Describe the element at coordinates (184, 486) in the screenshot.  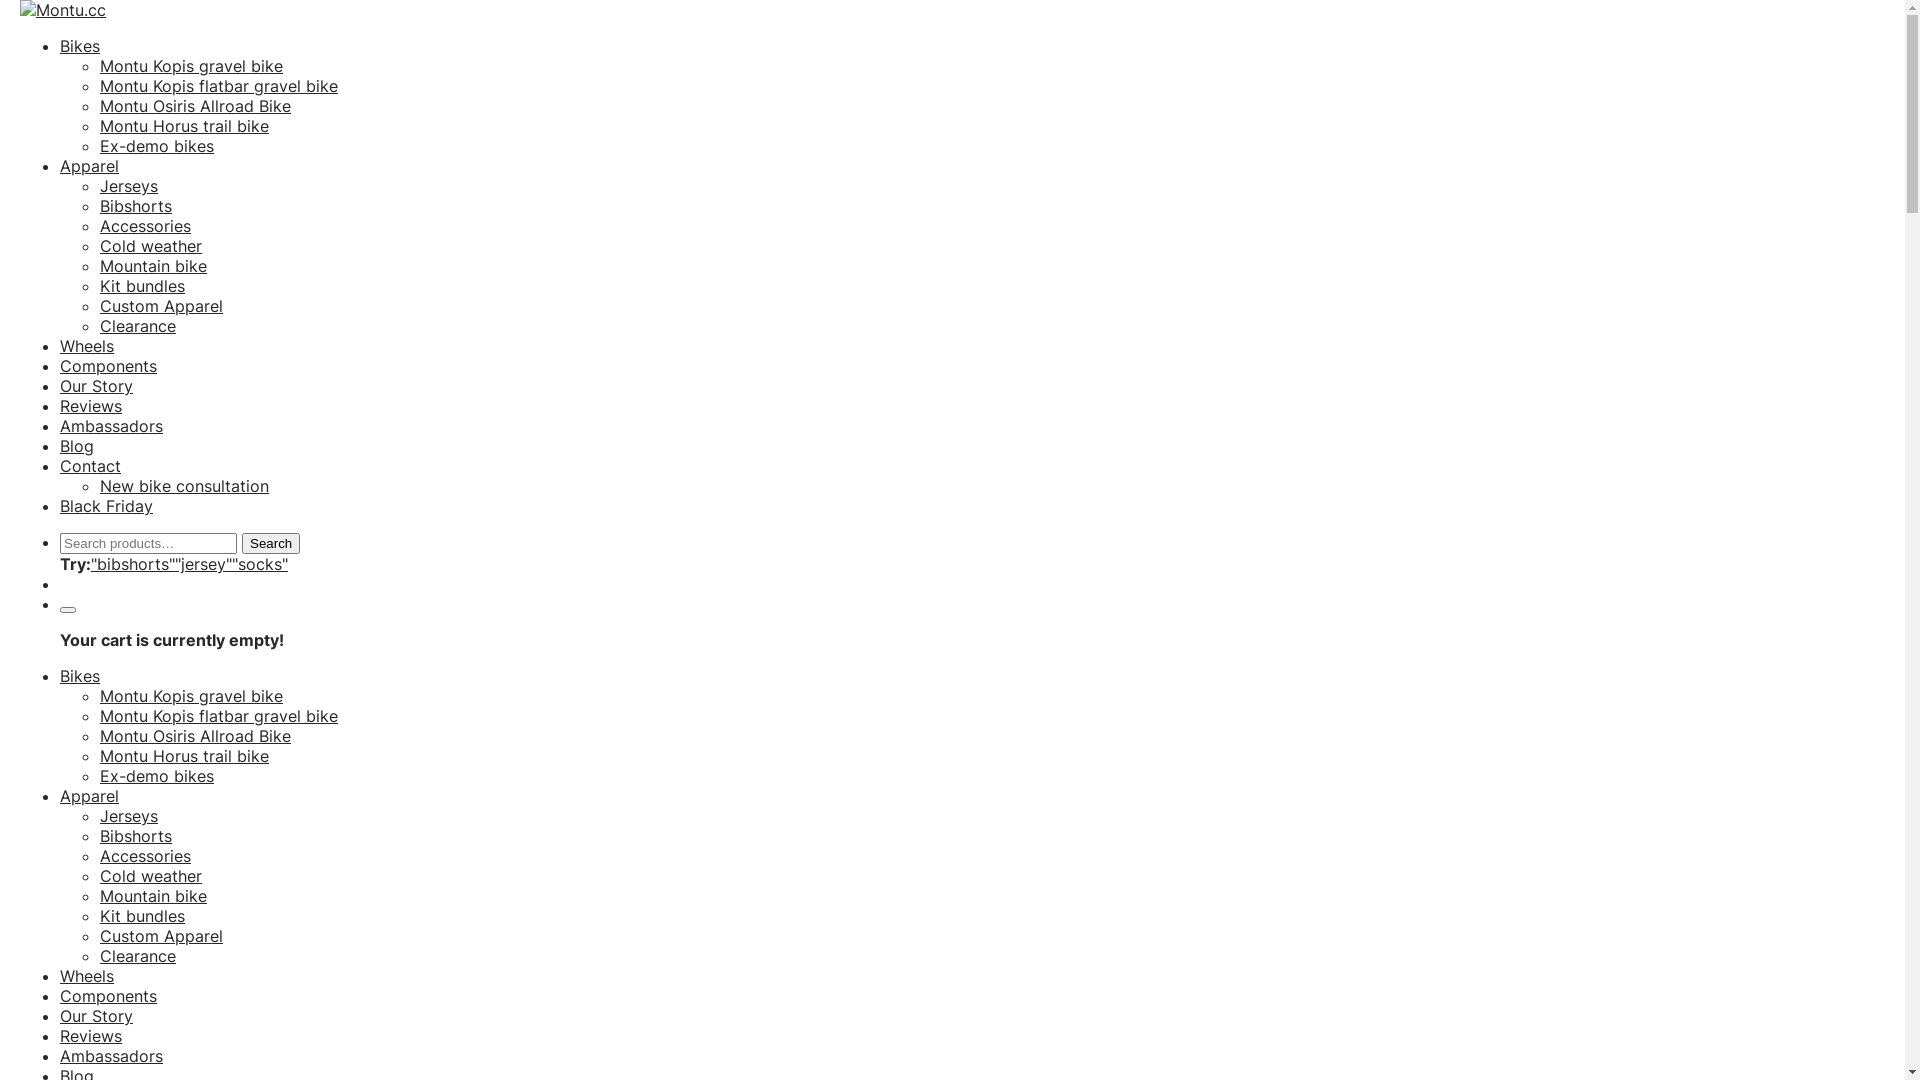
I see `'New bike consultation'` at that location.